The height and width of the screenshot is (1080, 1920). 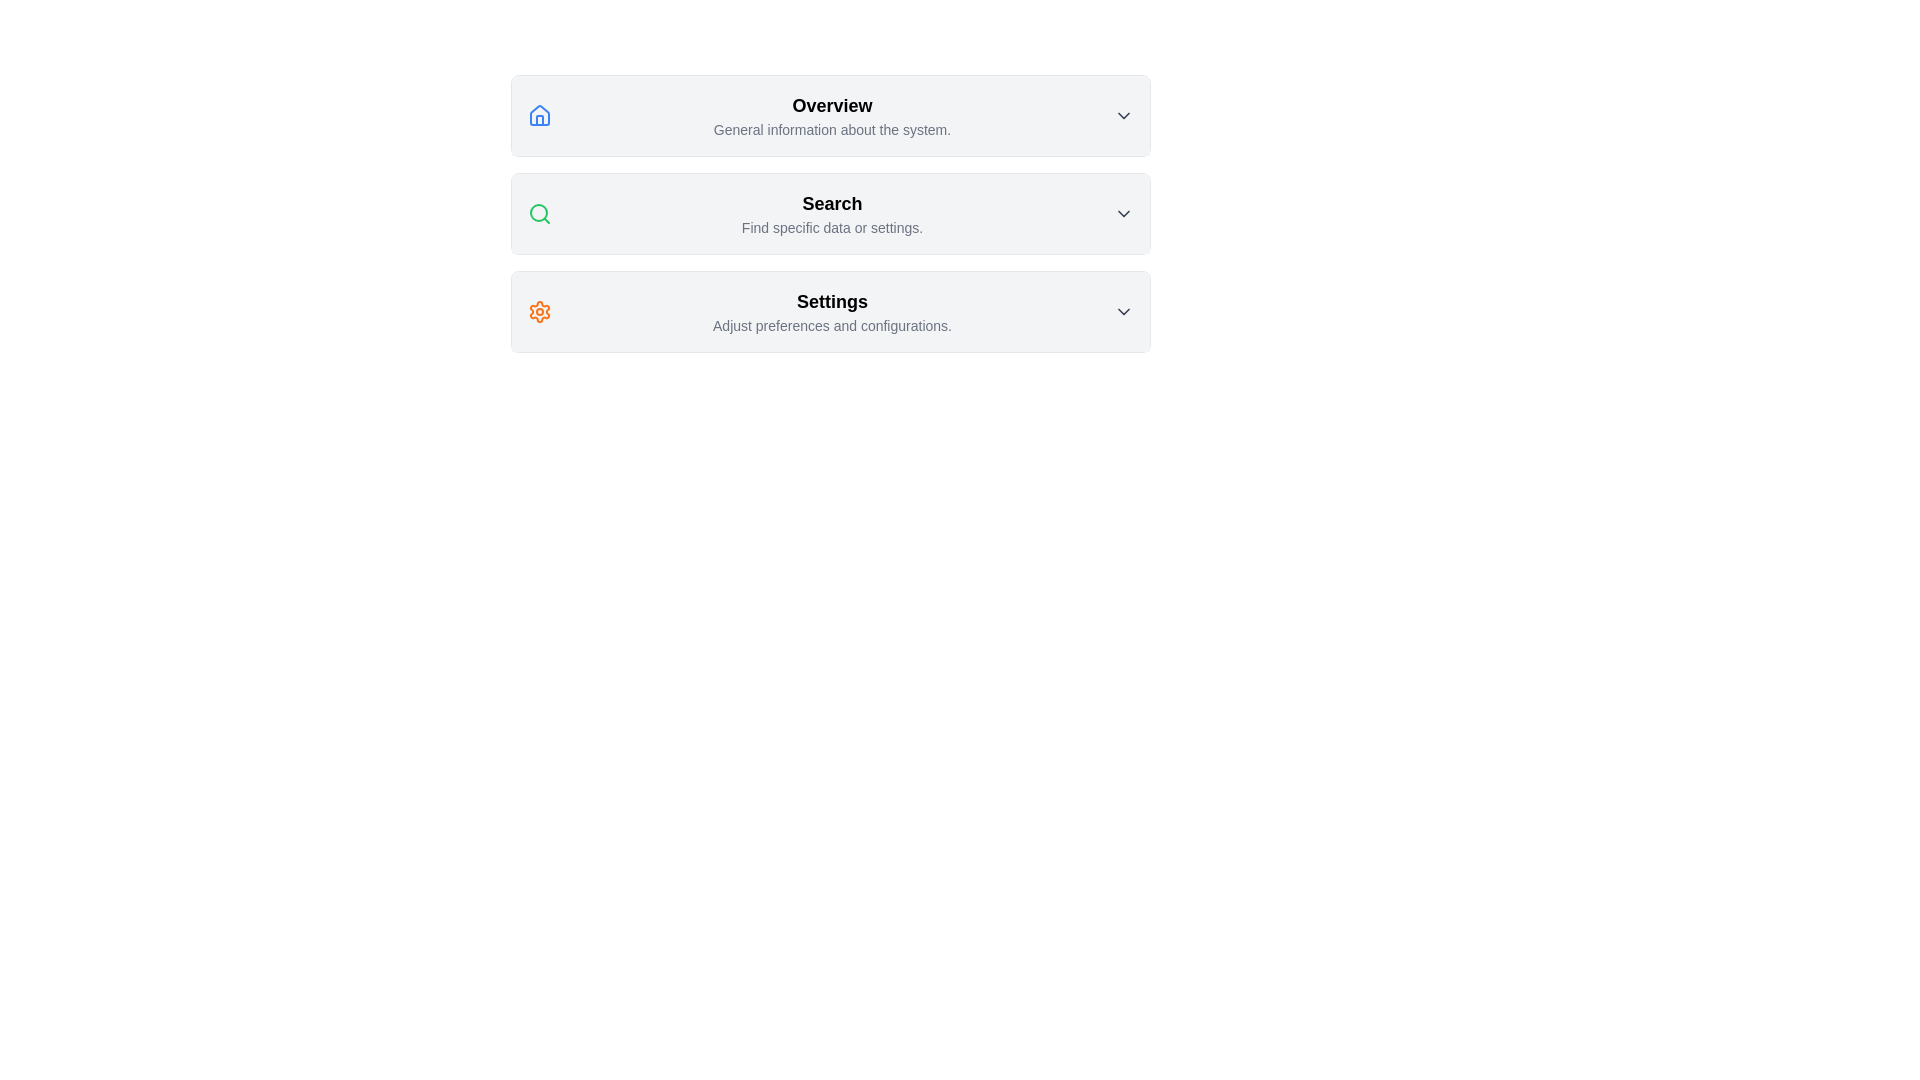 I want to click on the expandable settings icon located at the right end of the 'Settings' section, next to the text 'Adjust preferences and configurations.', so click(x=1123, y=312).